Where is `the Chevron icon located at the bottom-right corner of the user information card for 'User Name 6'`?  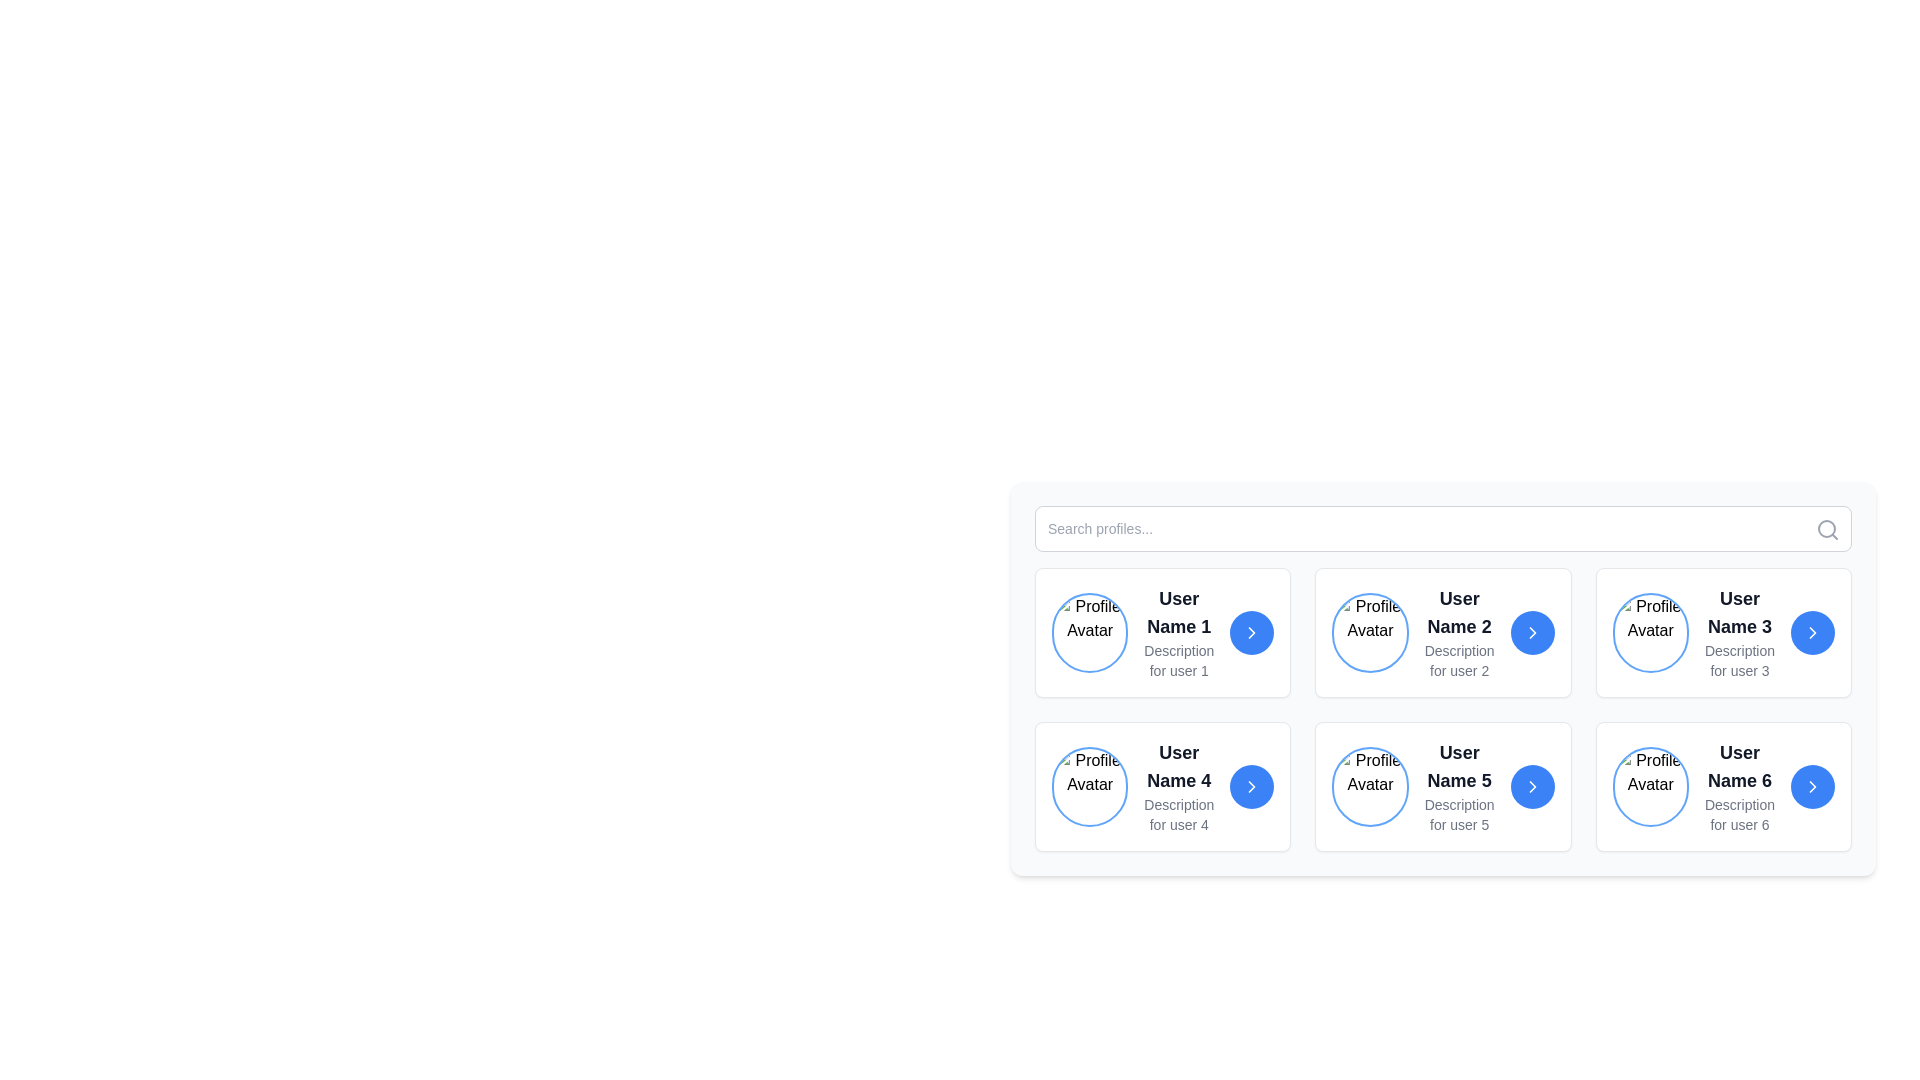 the Chevron icon located at the bottom-right corner of the user information card for 'User Name 6' is located at coordinates (1813, 785).